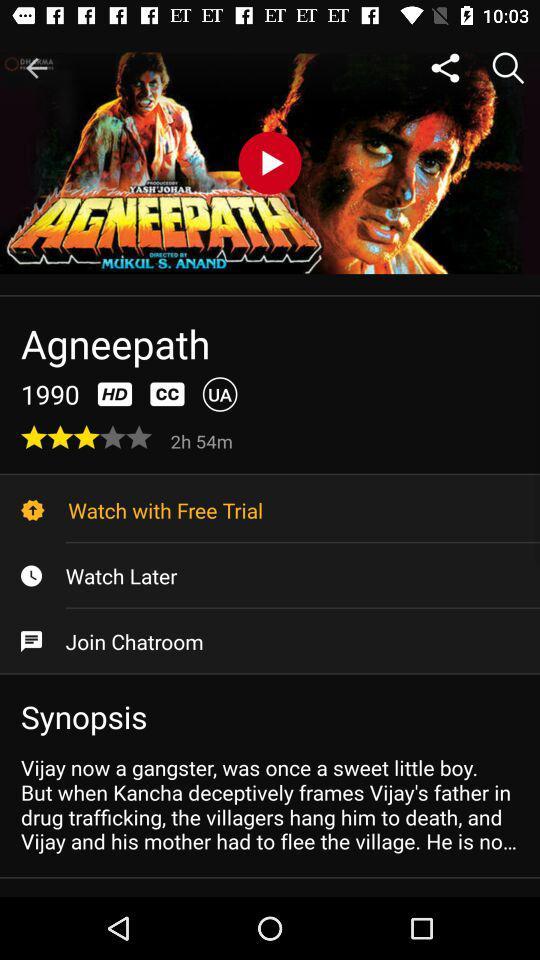 Image resolution: width=540 pixels, height=960 pixels. Describe the element at coordinates (270, 576) in the screenshot. I see `watch later item` at that location.